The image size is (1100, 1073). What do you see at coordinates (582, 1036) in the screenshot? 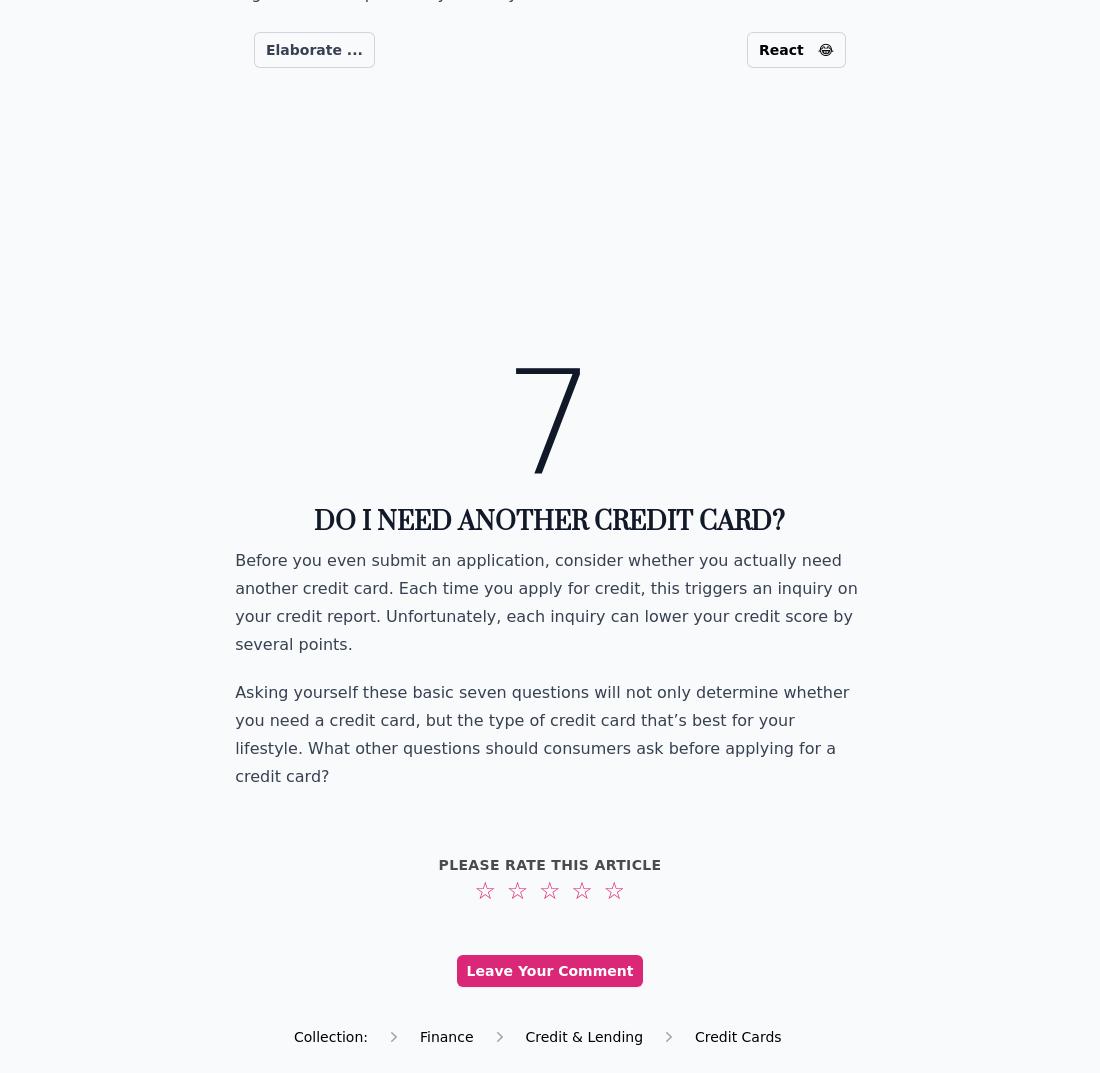
I see `'Credit & Lending'` at bounding box center [582, 1036].